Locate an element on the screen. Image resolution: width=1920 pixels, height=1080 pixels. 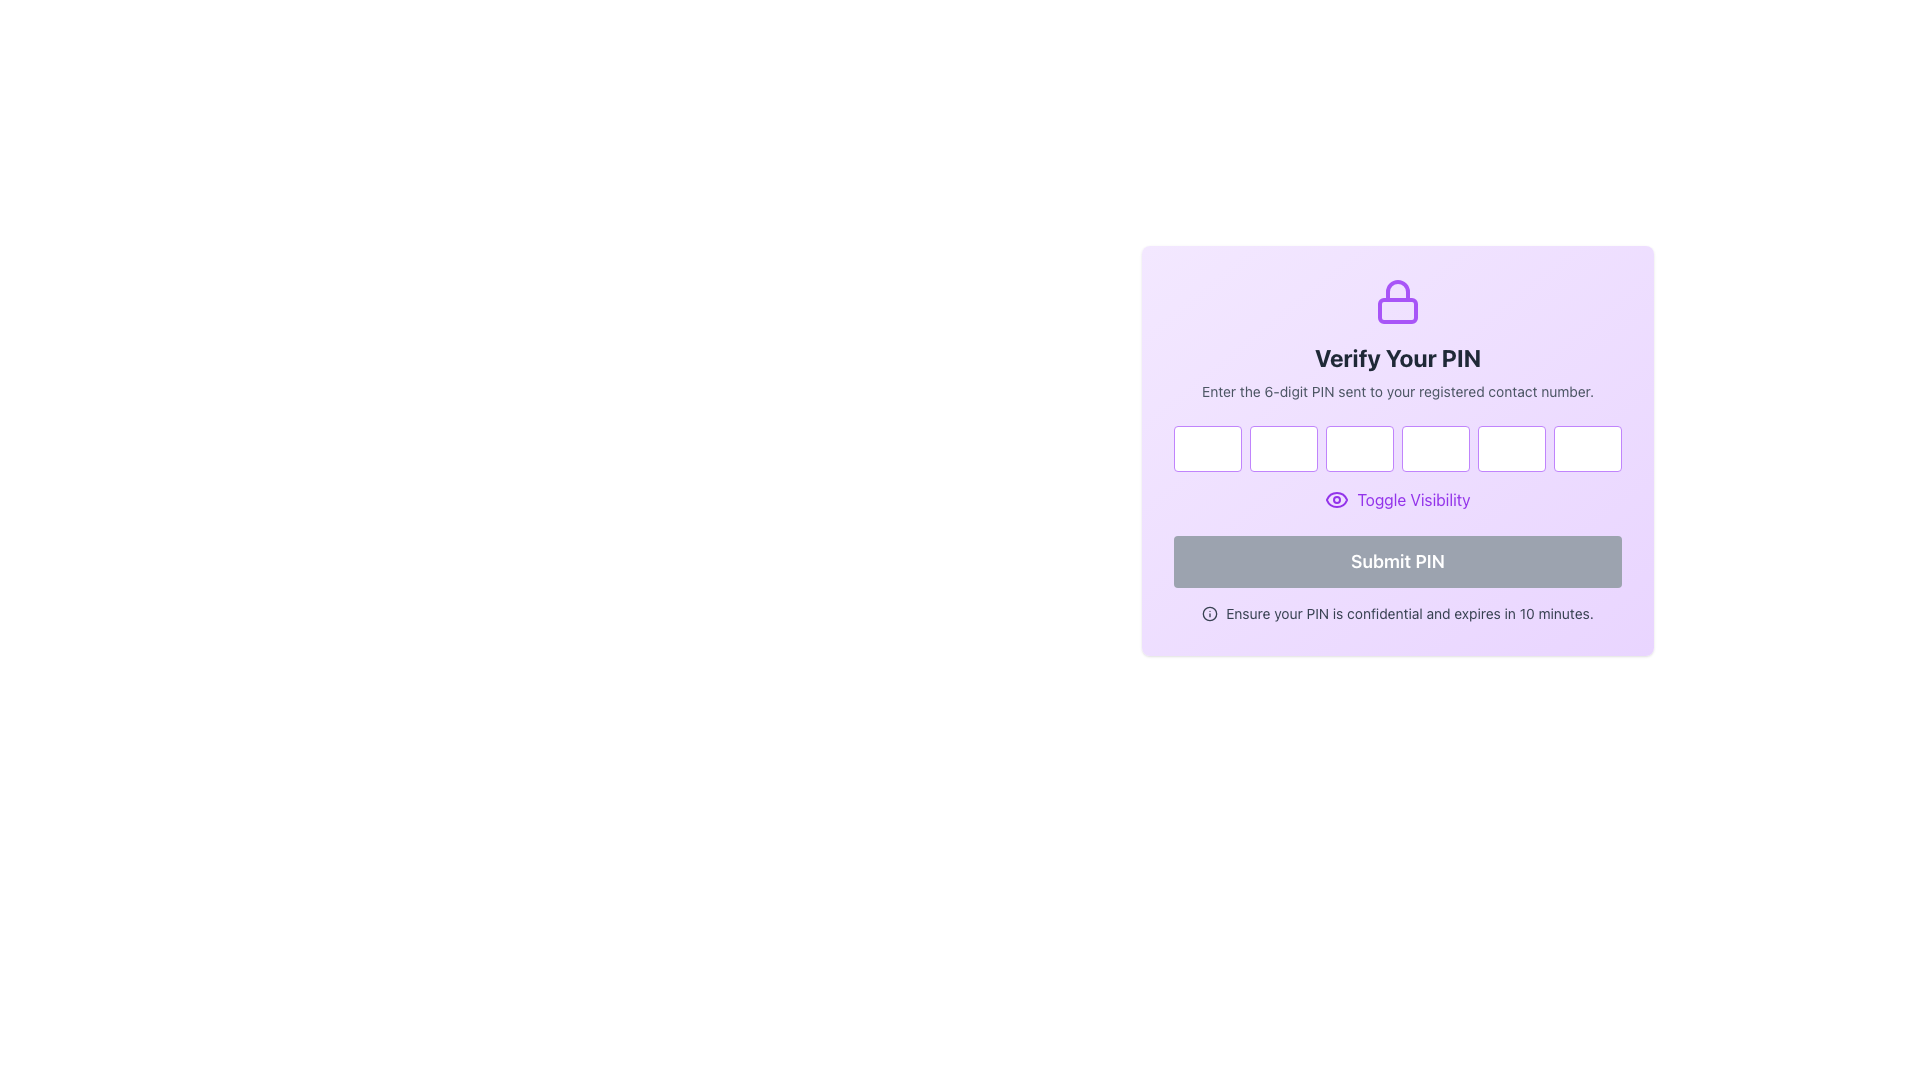
the 'Submit PIN' button, which is a rectangular button with a gray background and white bold text, located at the bottom of a purple dialog box is located at coordinates (1396, 562).